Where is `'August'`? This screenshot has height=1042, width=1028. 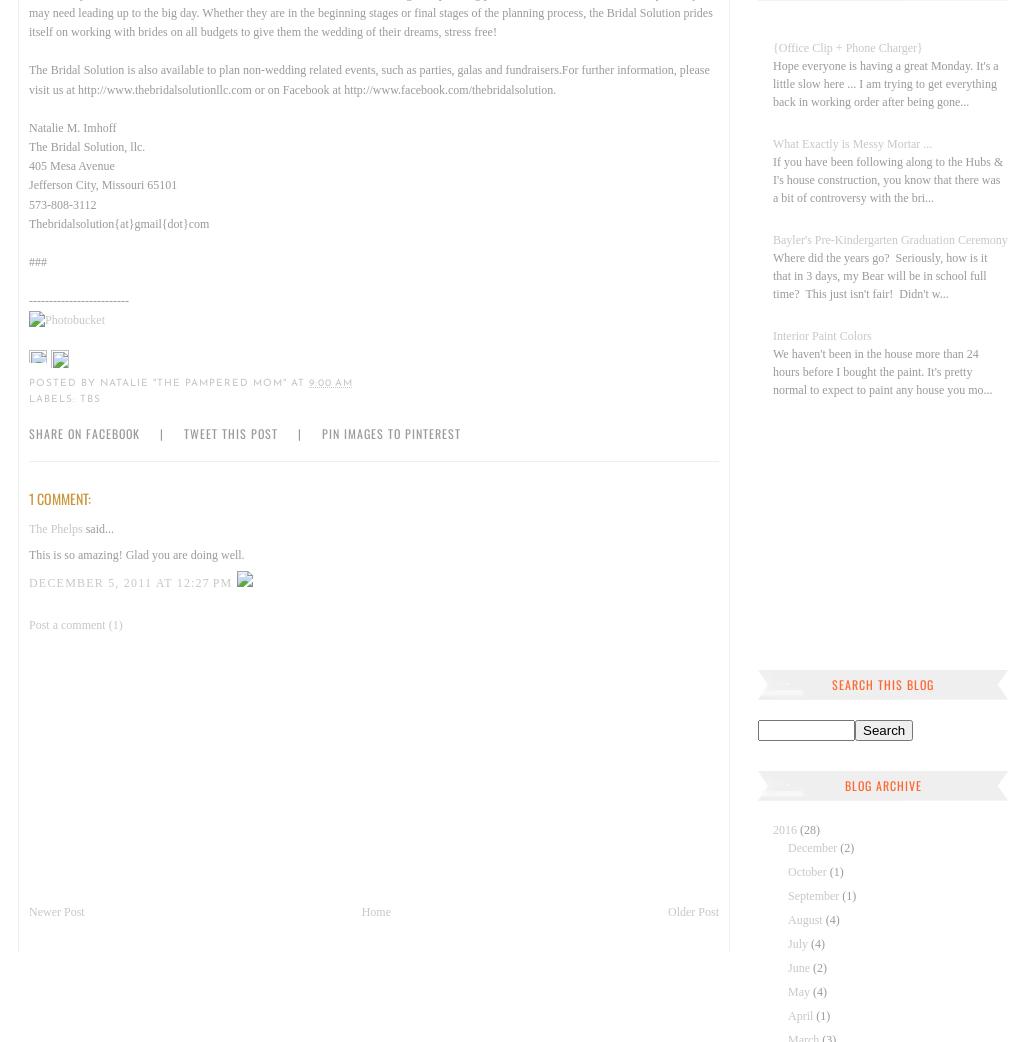
'August' is located at coordinates (806, 918).